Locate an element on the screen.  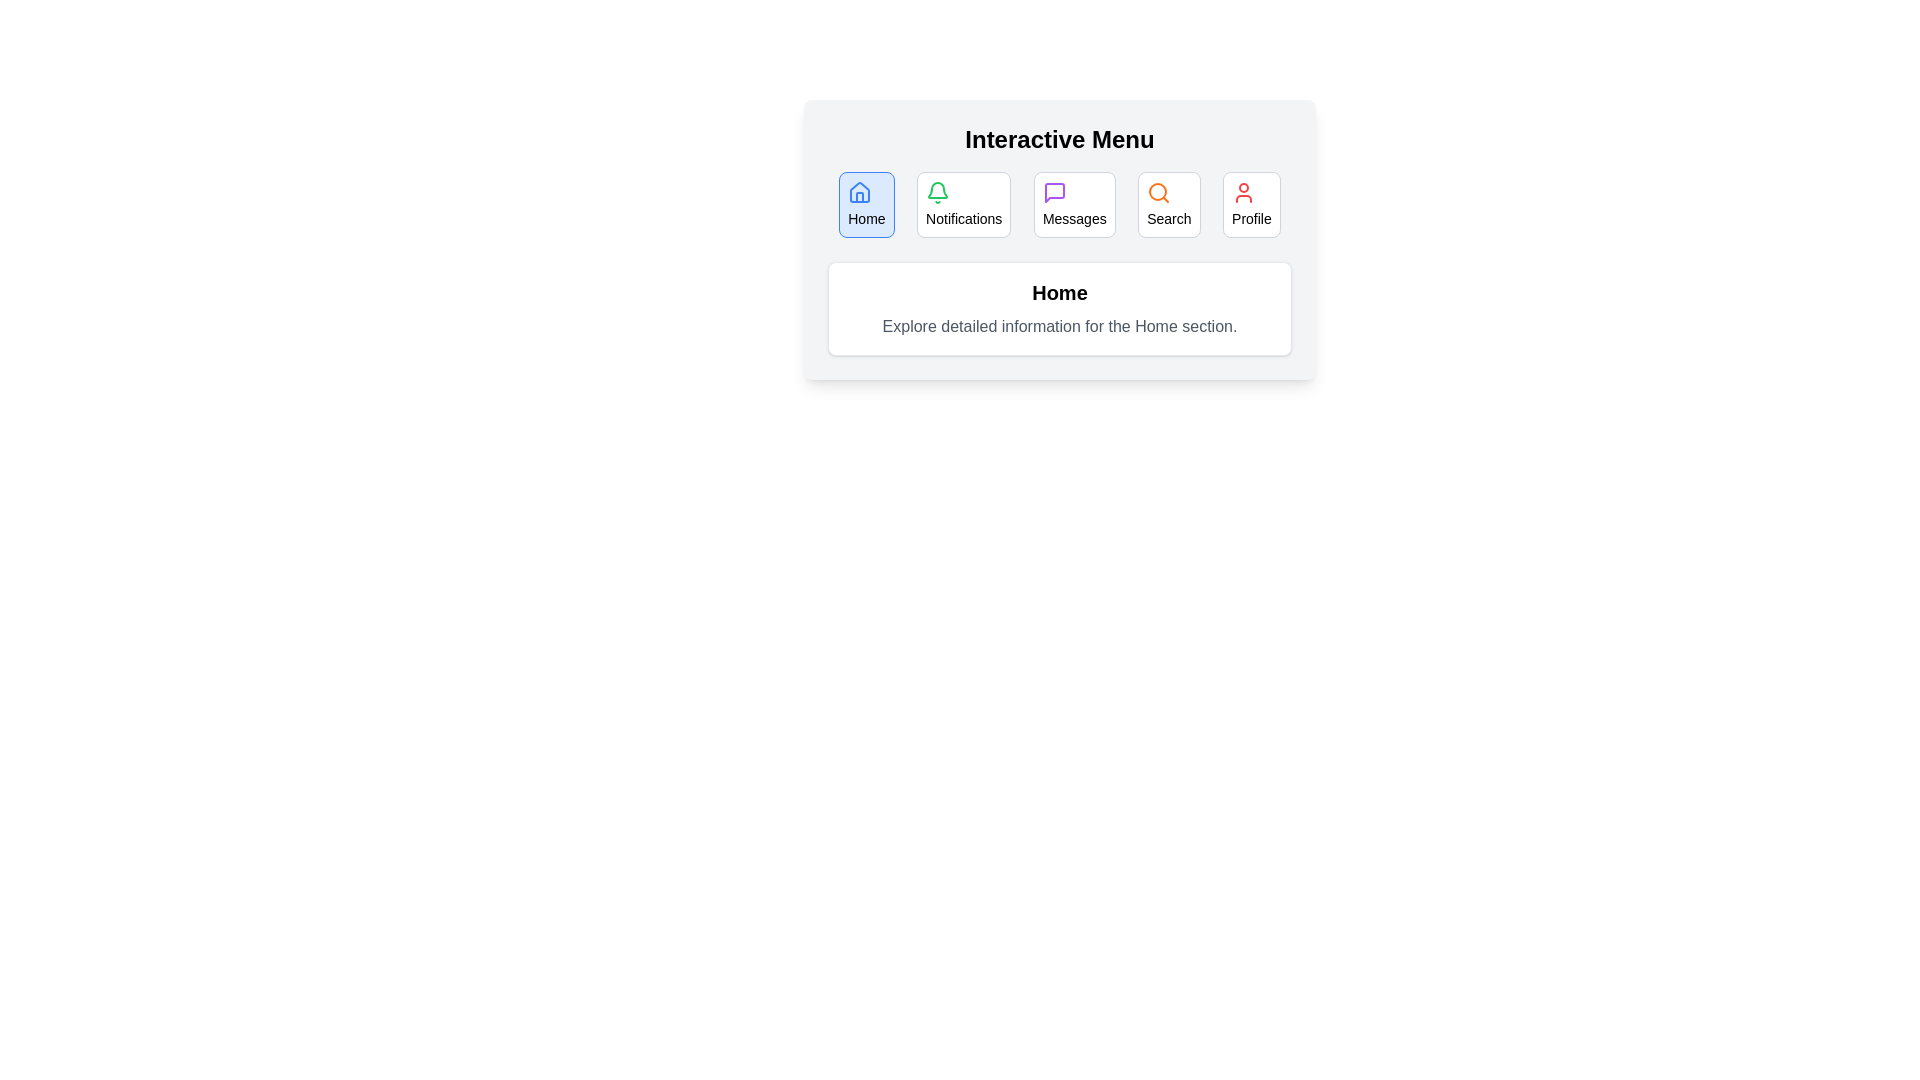
the 'Notifications' text label, which is part of an interactive button located below the green bell icon in the icon-based menu is located at coordinates (964, 219).